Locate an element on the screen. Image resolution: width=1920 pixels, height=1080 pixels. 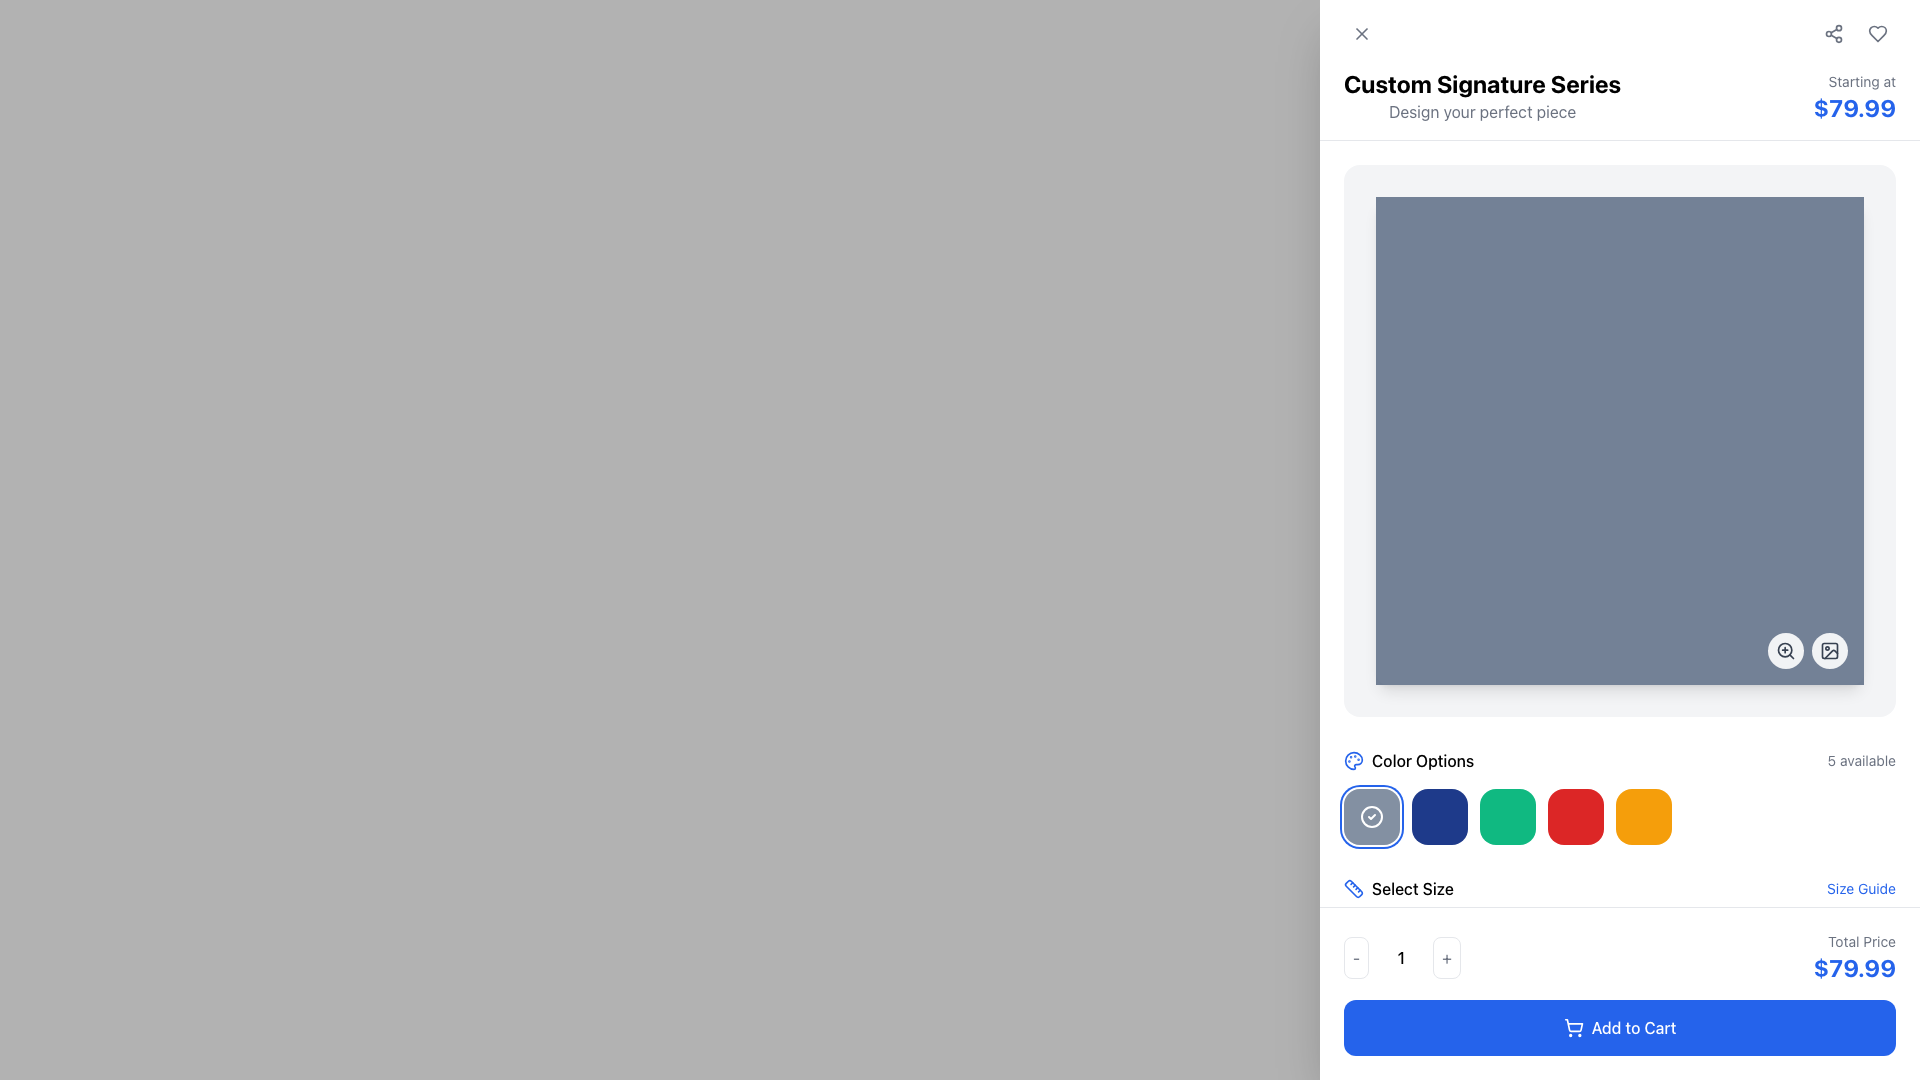
text from the Price label located beneath the title 'Custom Signature Series' and to the right of the subtitle 'Design your perfect piece' in the top-right corner of the layout is located at coordinates (1853, 97).